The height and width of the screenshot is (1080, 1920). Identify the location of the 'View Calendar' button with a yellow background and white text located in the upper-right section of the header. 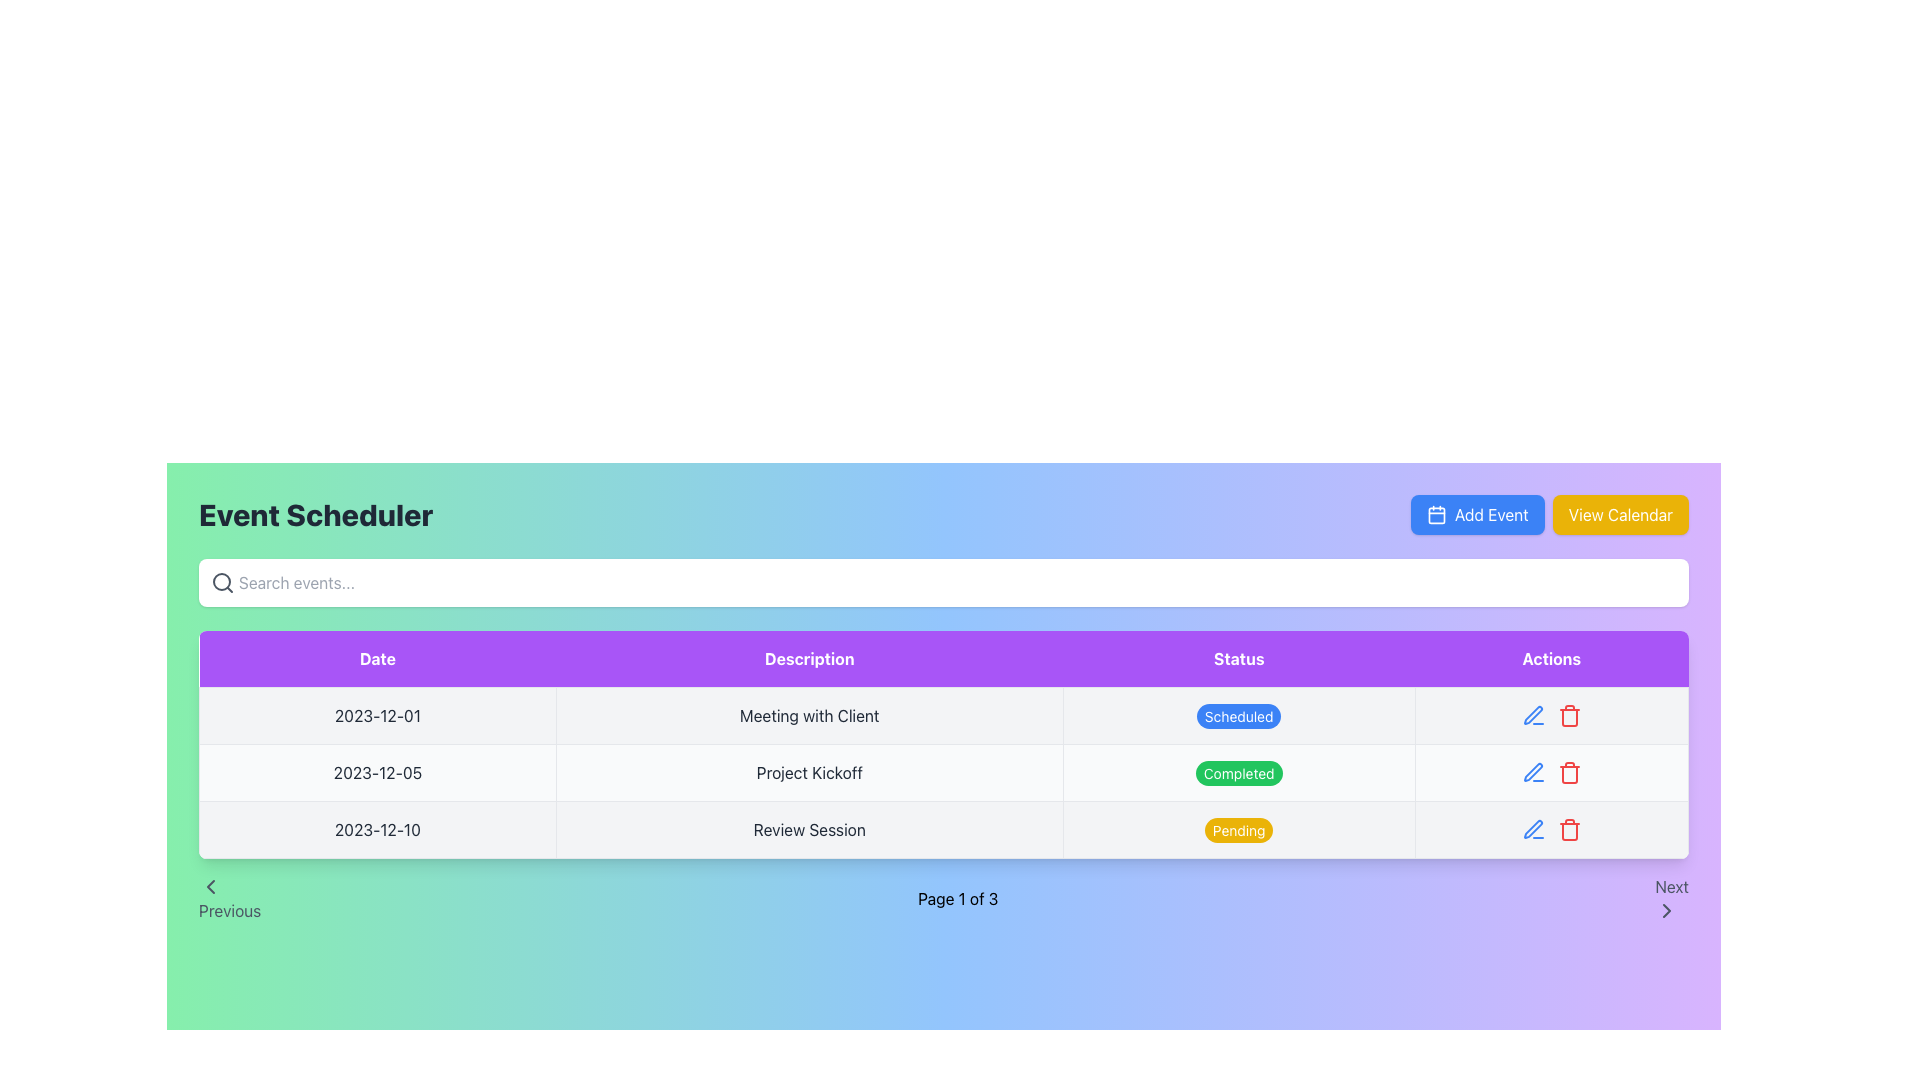
(1620, 514).